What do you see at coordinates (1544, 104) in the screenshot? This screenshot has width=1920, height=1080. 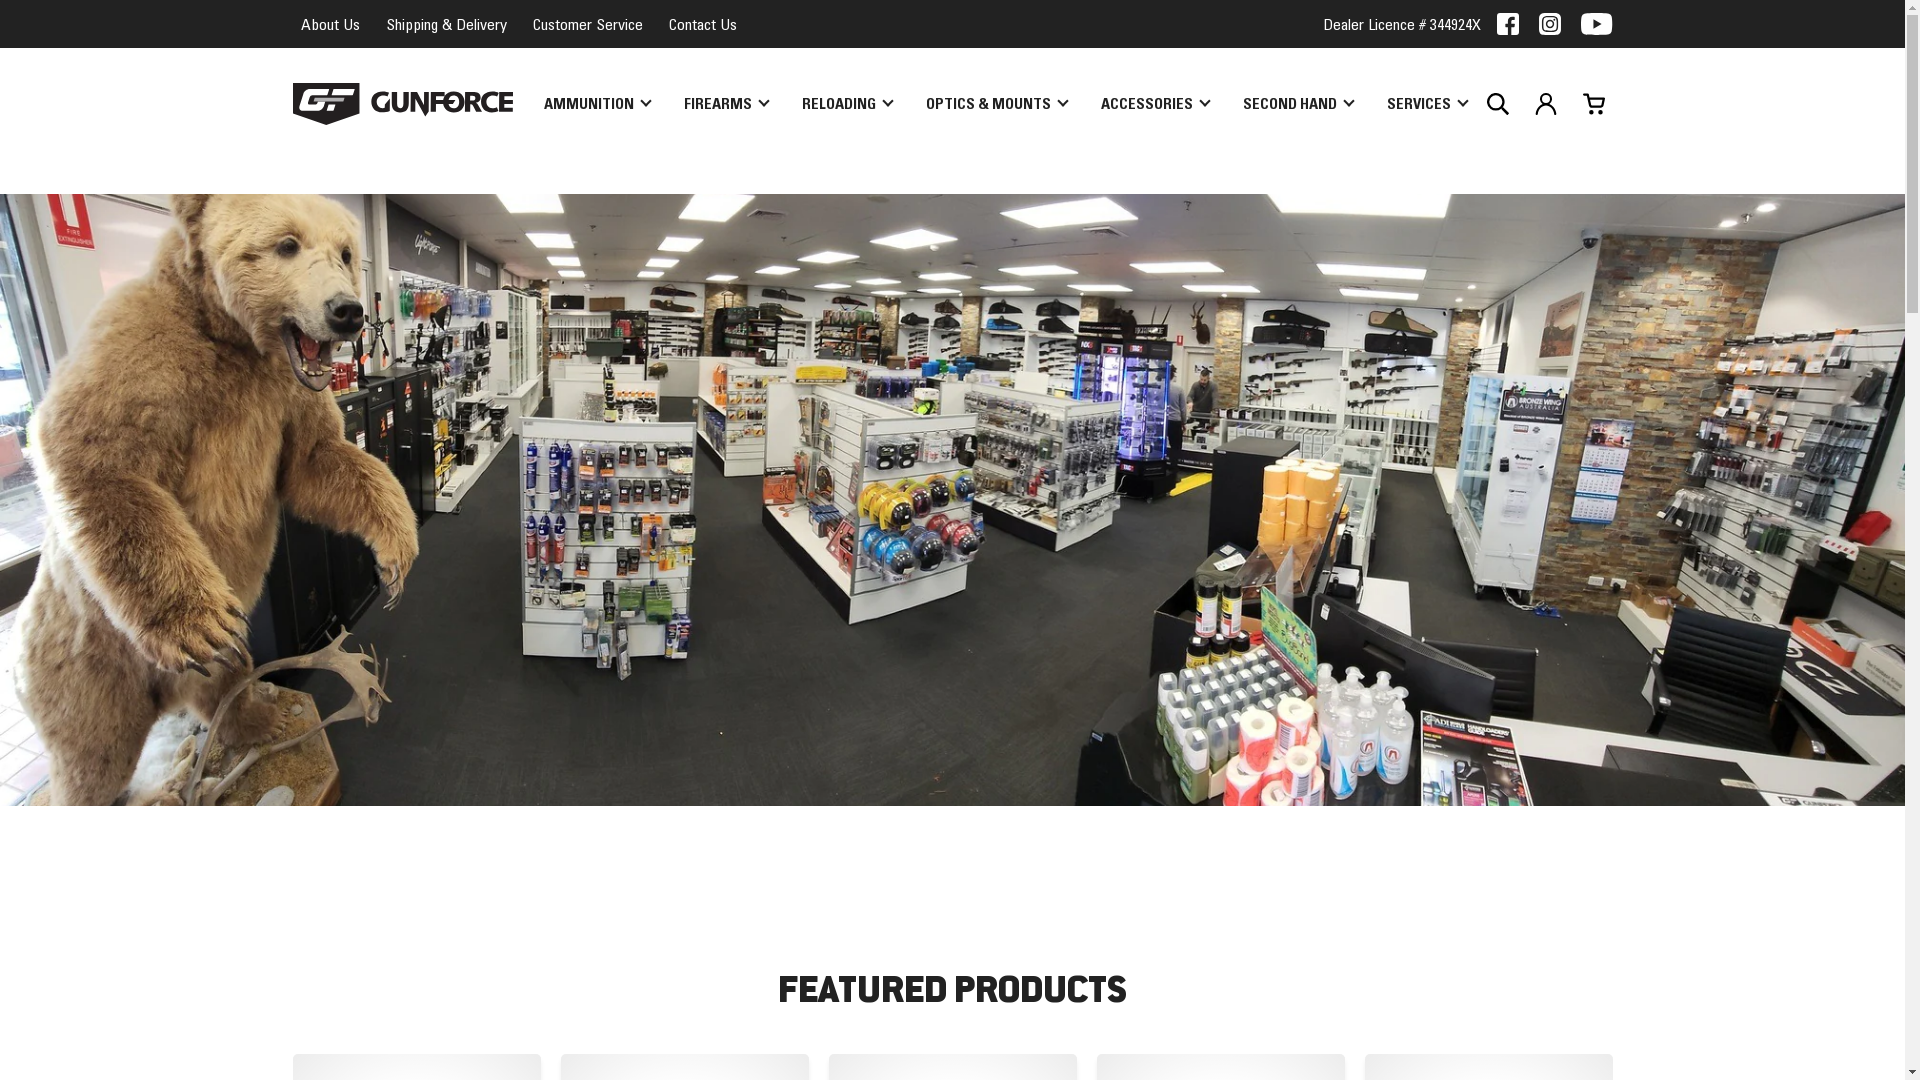 I see `'Log In'` at bounding box center [1544, 104].